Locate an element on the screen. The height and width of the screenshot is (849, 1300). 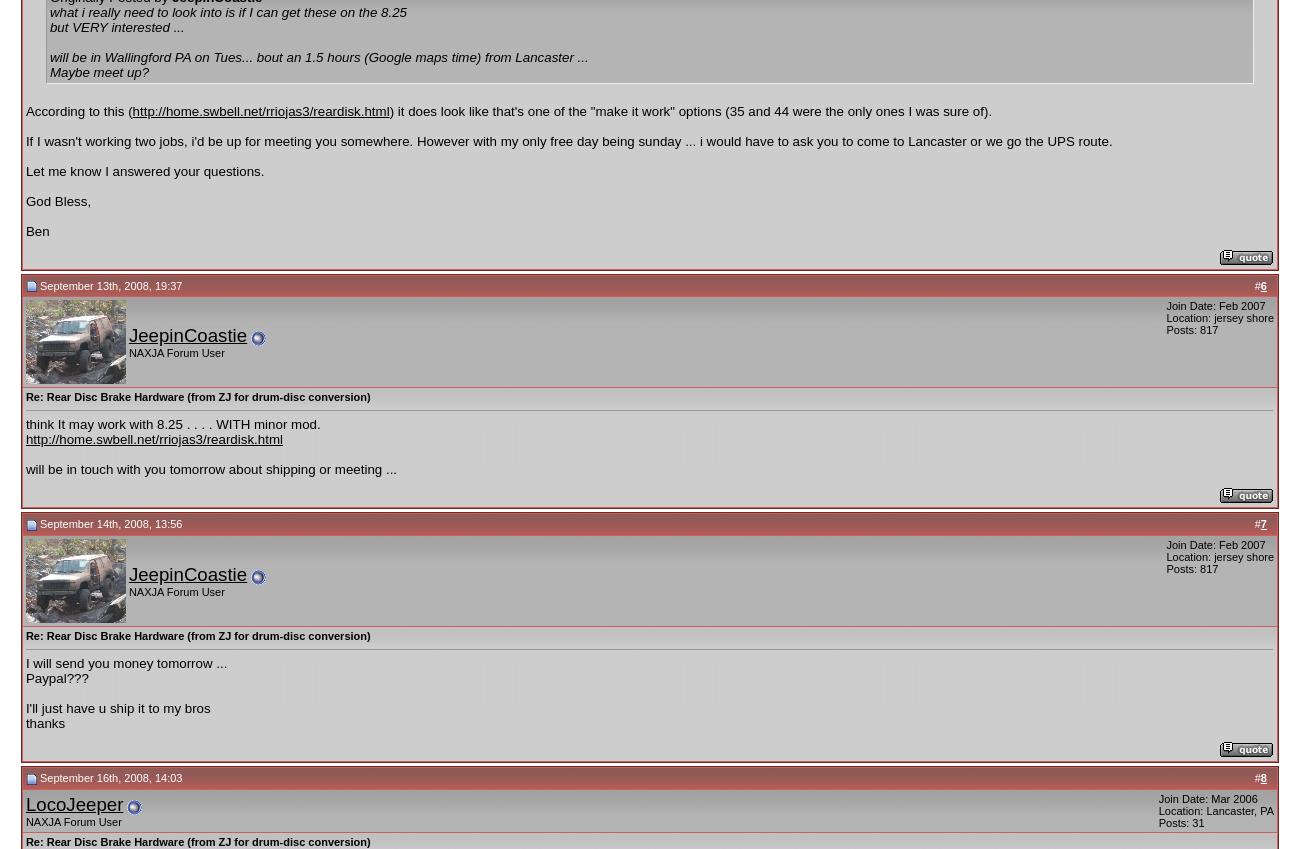
'I will send you money tomorrow  ...' is located at coordinates (124, 662).